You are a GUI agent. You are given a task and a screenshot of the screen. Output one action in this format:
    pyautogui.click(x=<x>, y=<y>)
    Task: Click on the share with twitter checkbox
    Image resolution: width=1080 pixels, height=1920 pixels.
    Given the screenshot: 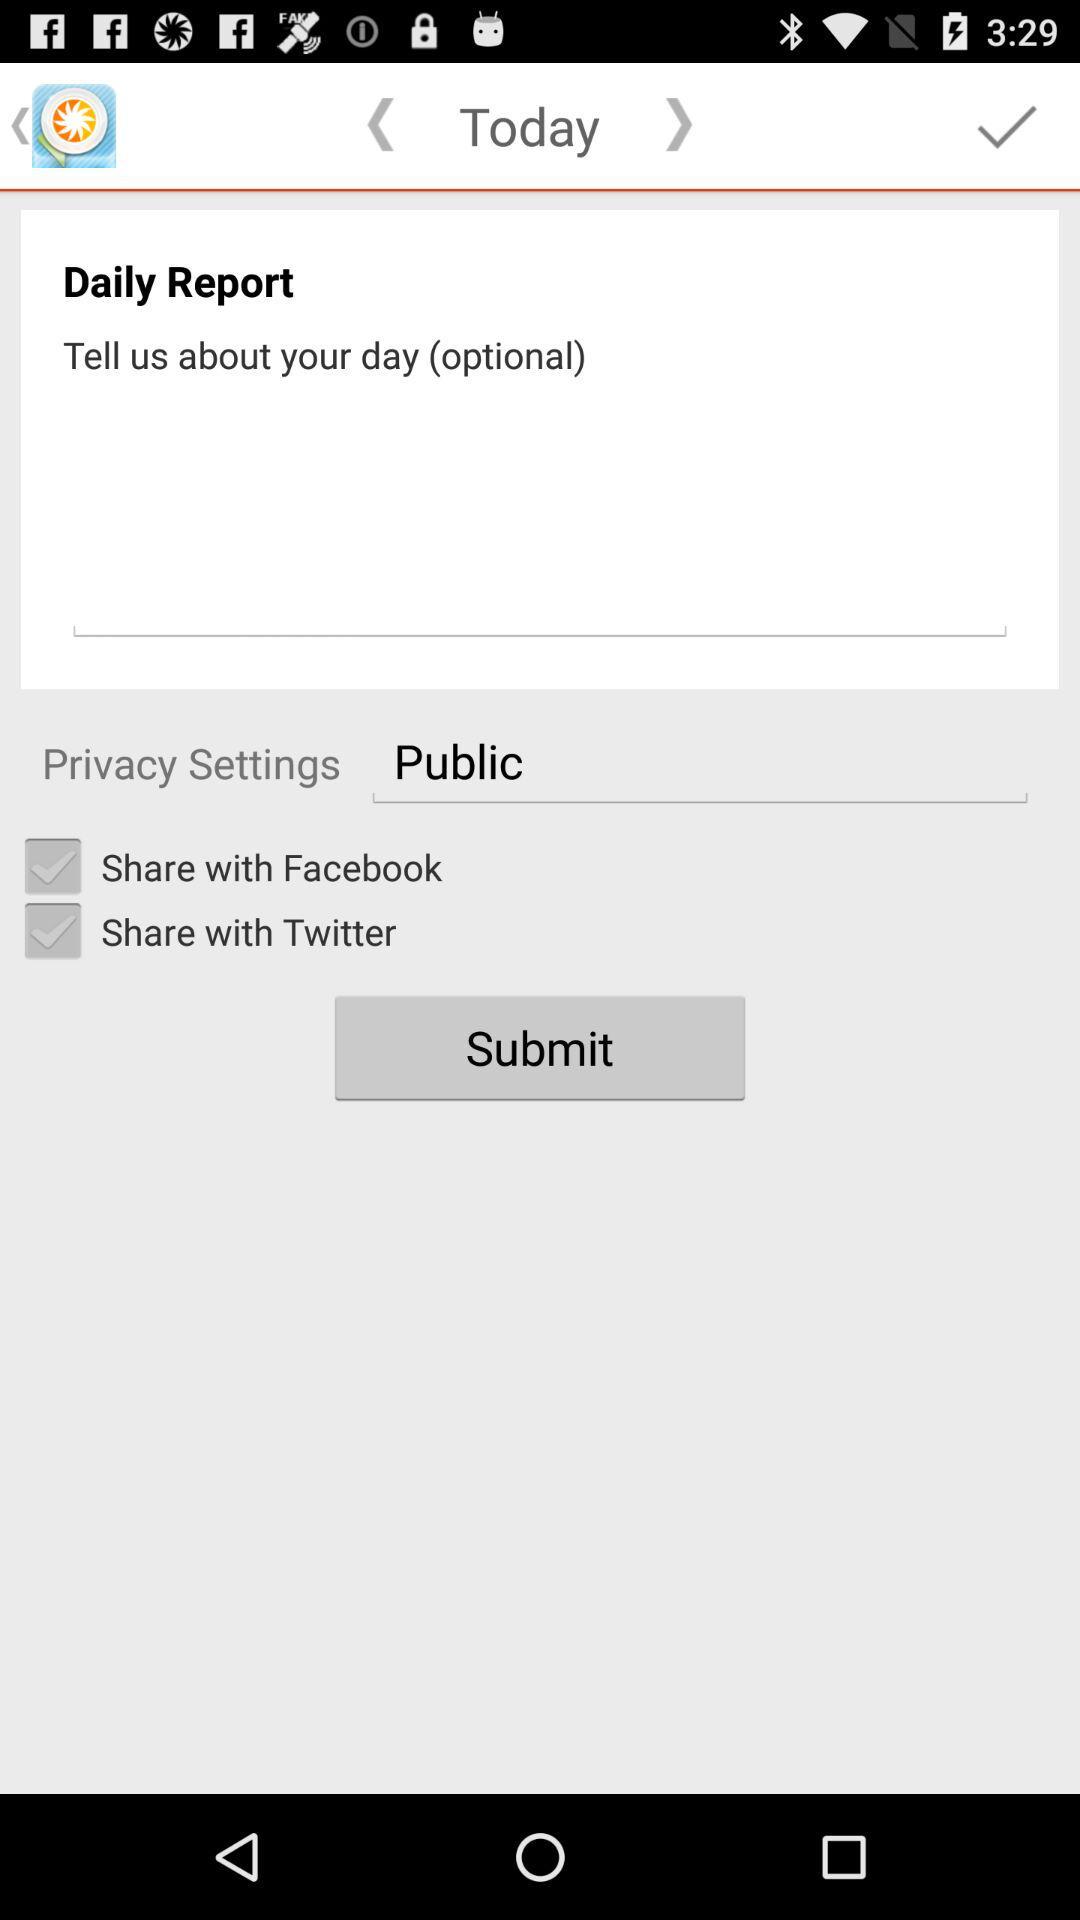 What is the action you would take?
    pyautogui.click(x=52, y=930)
    